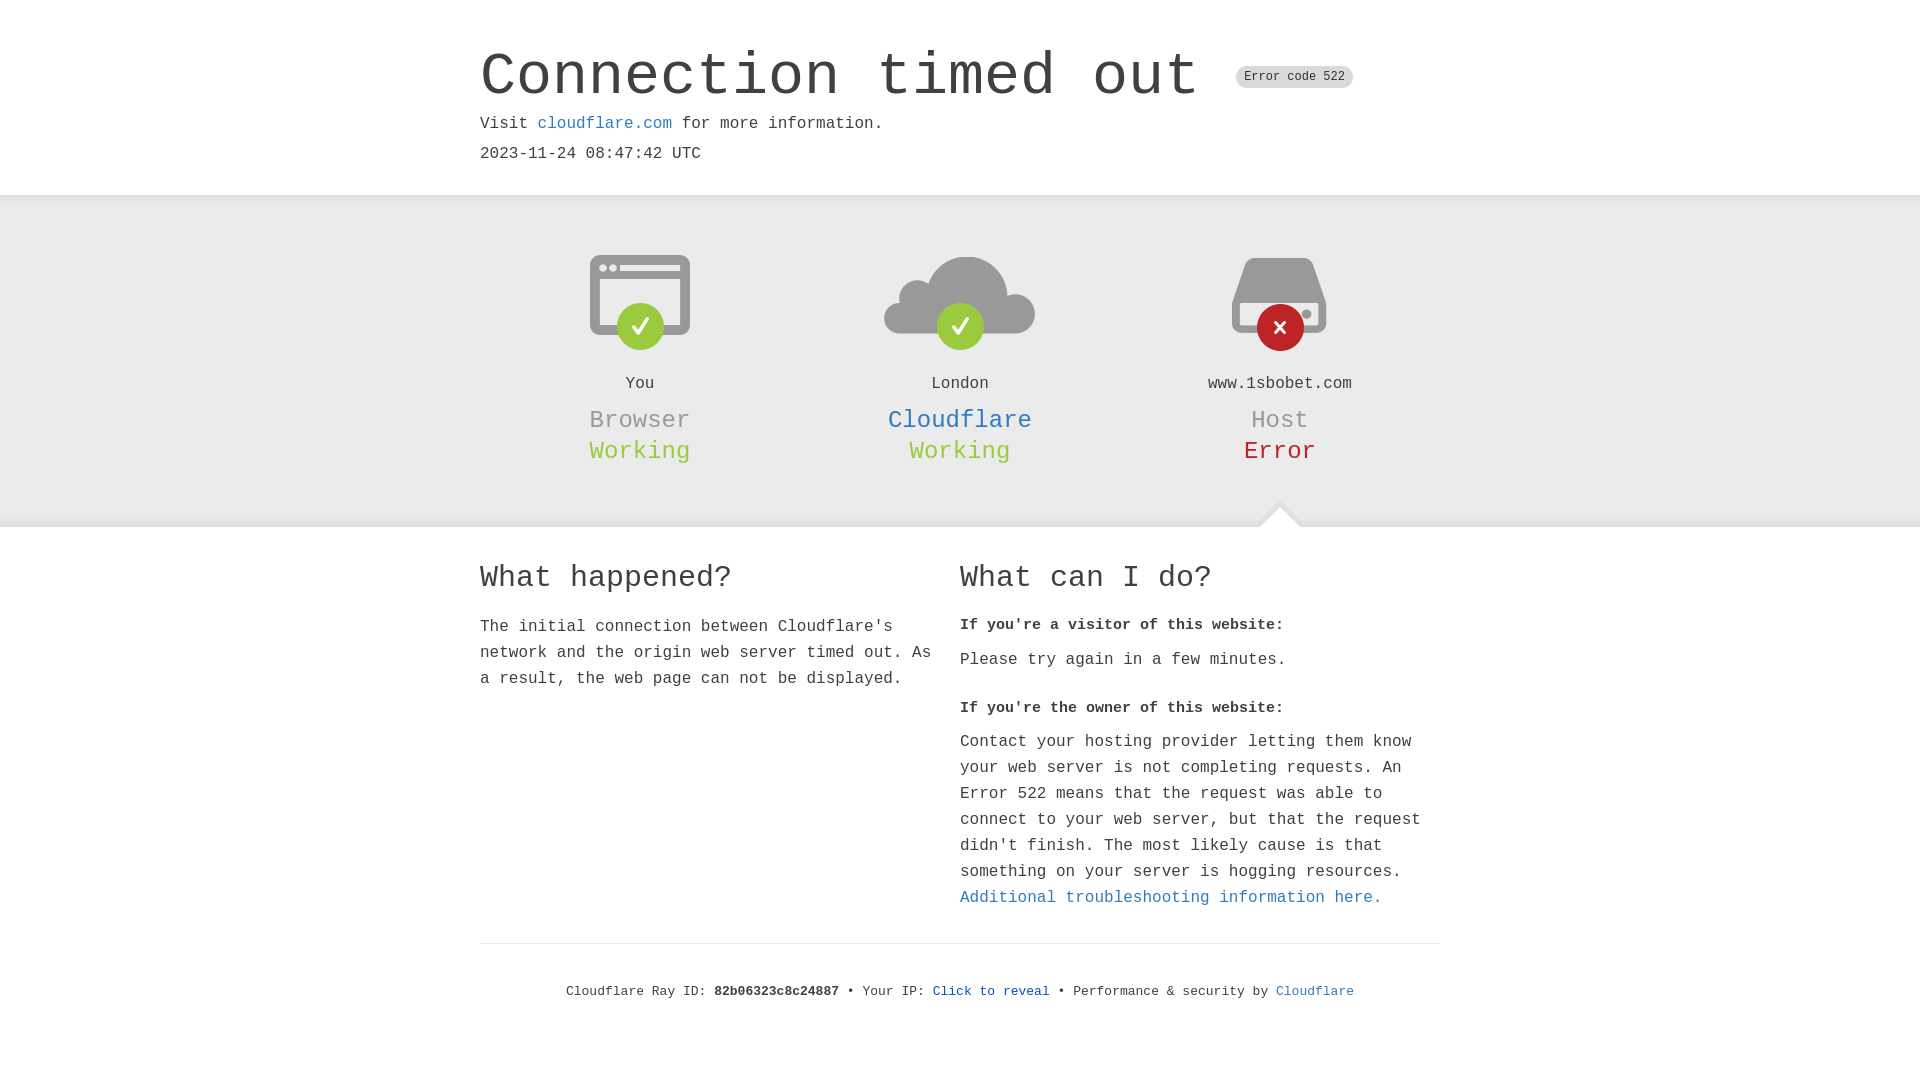  Describe the element at coordinates (991, 991) in the screenshot. I see `'Click to reveal'` at that location.